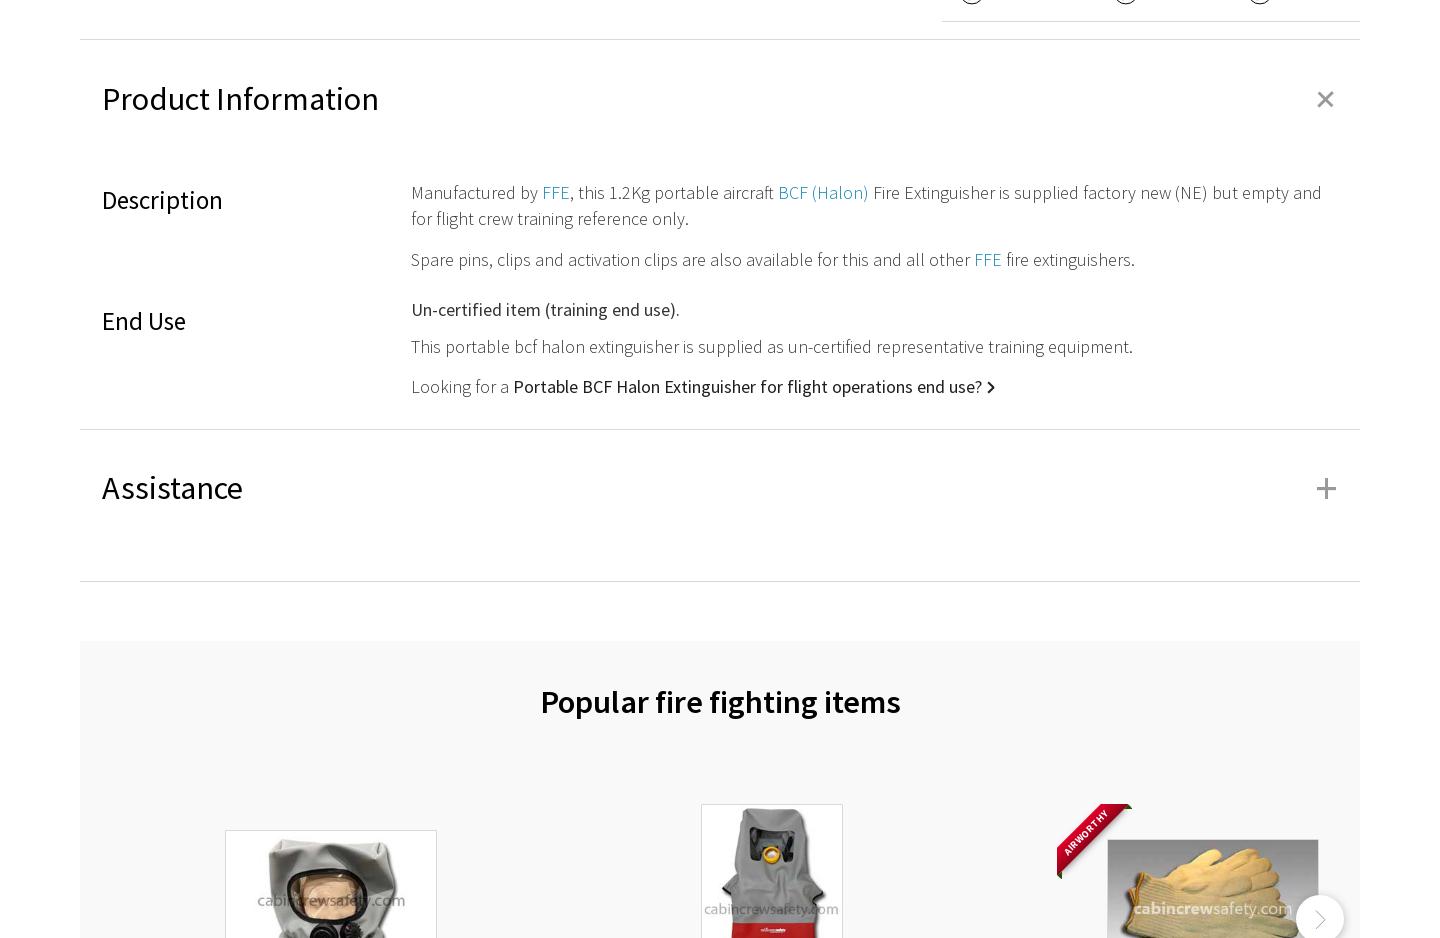  Describe the element at coordinates (812, 708) in the screenshot. I see `'The story so far'` at that location.